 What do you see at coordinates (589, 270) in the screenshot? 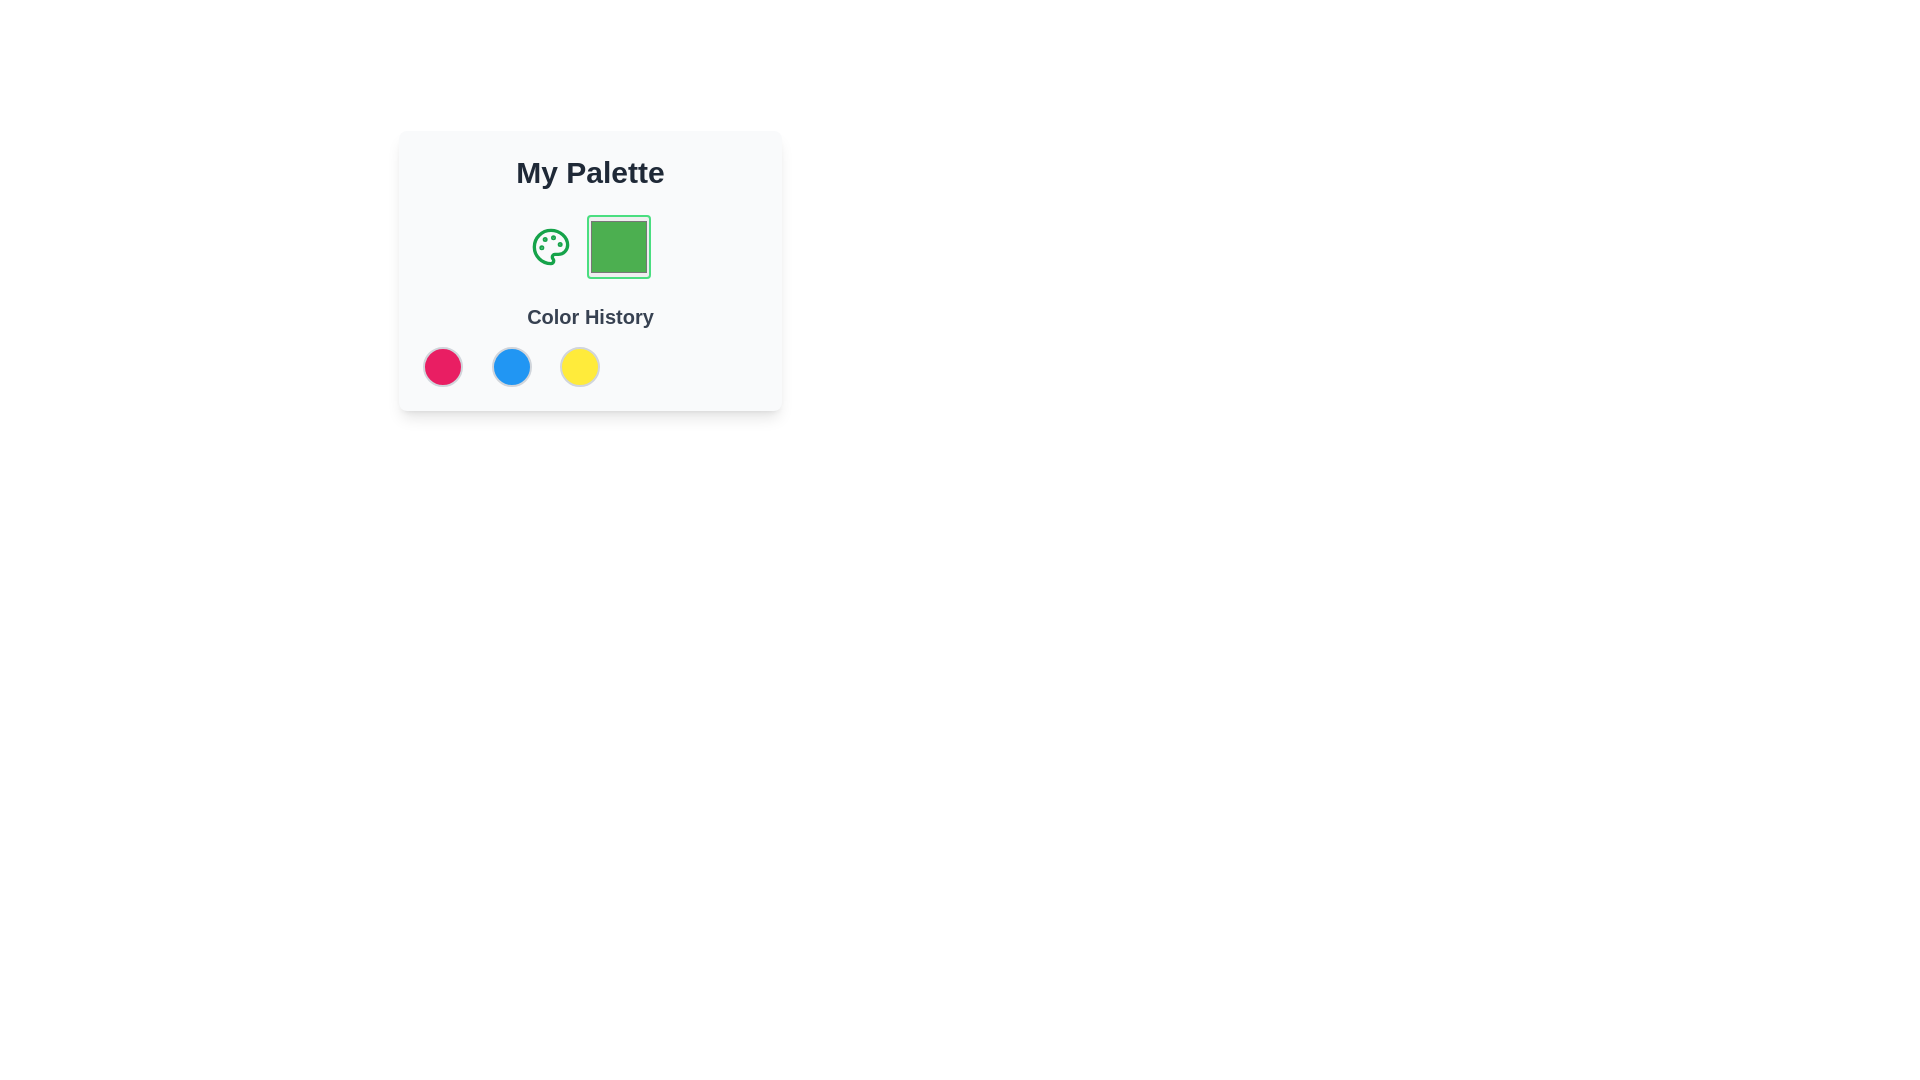
I see `the Color Display Box, which is a green square with a thin green border, located` at bounding box center [589, 270].